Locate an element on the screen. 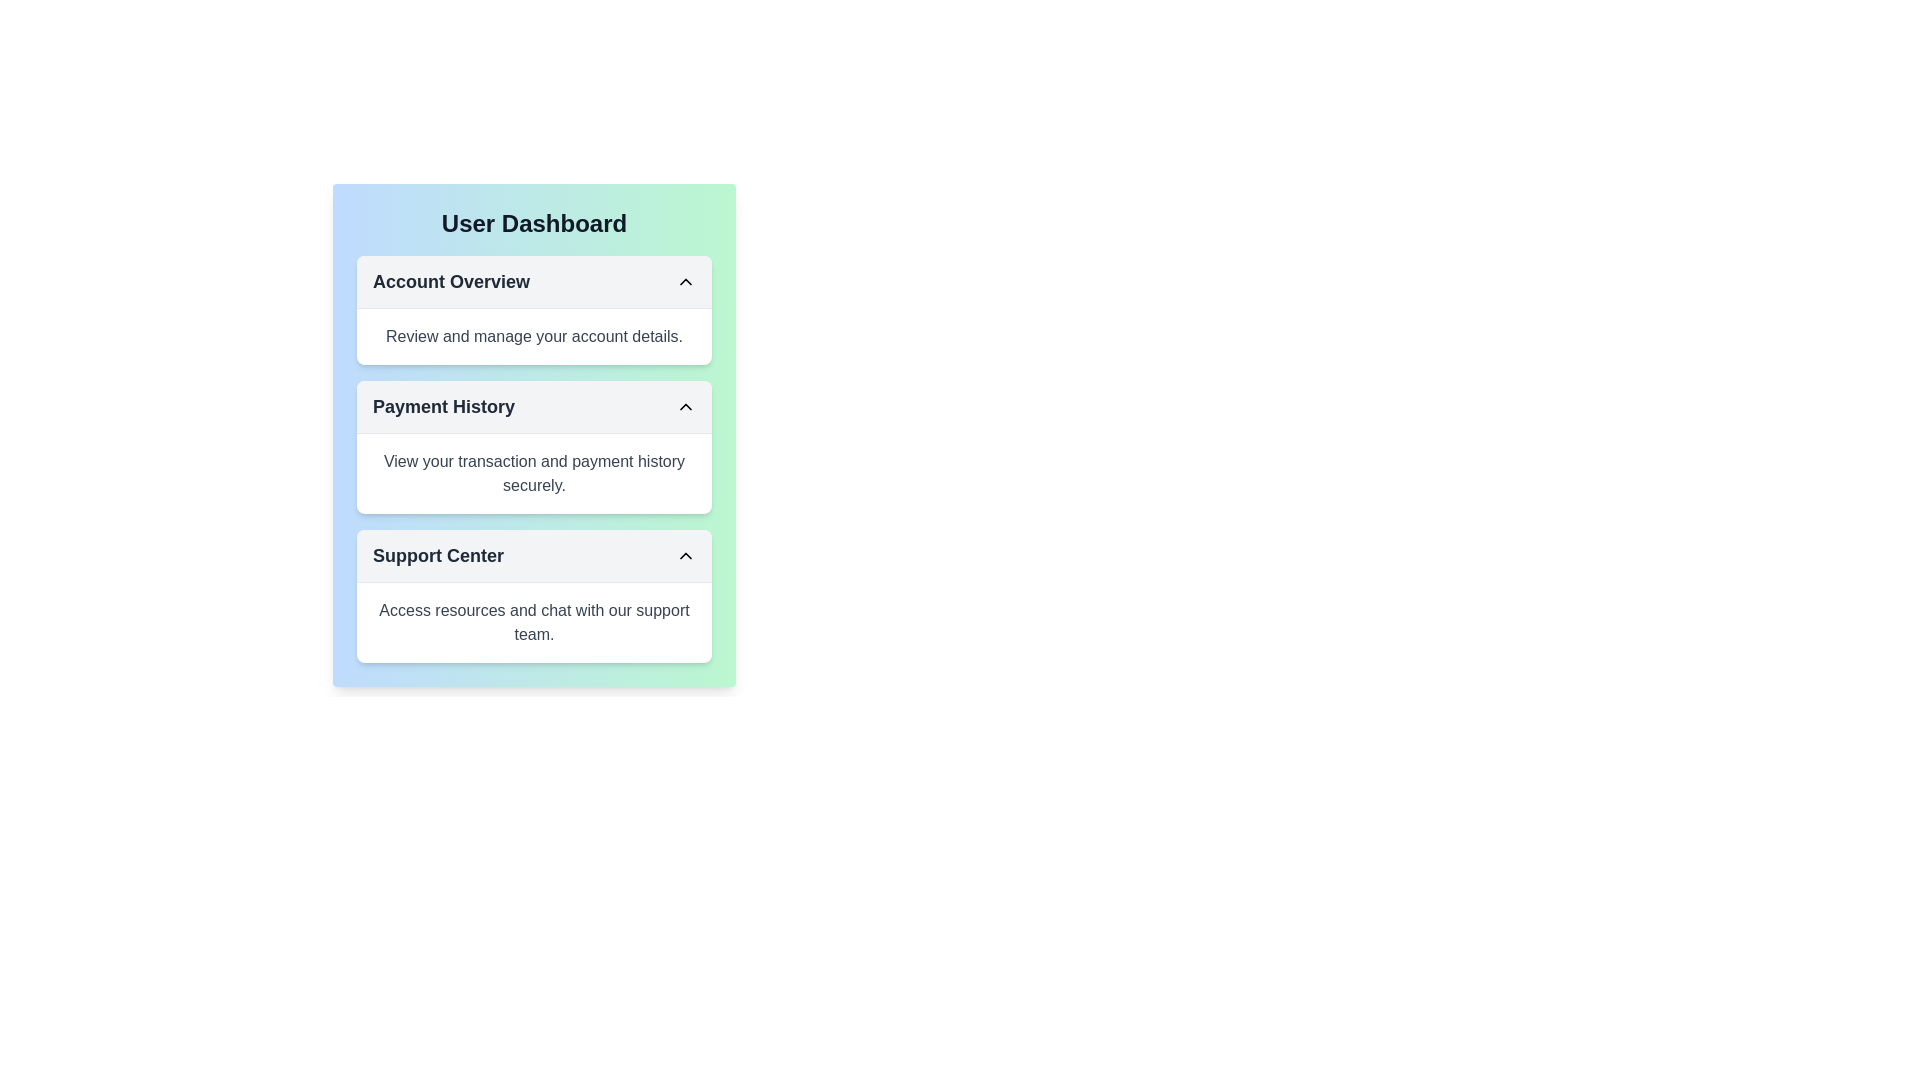  the text block that reads 'Review and manage your account details.' which is styled in gray and located under the 'Account Overview' section is located at coordinates (534, 335).